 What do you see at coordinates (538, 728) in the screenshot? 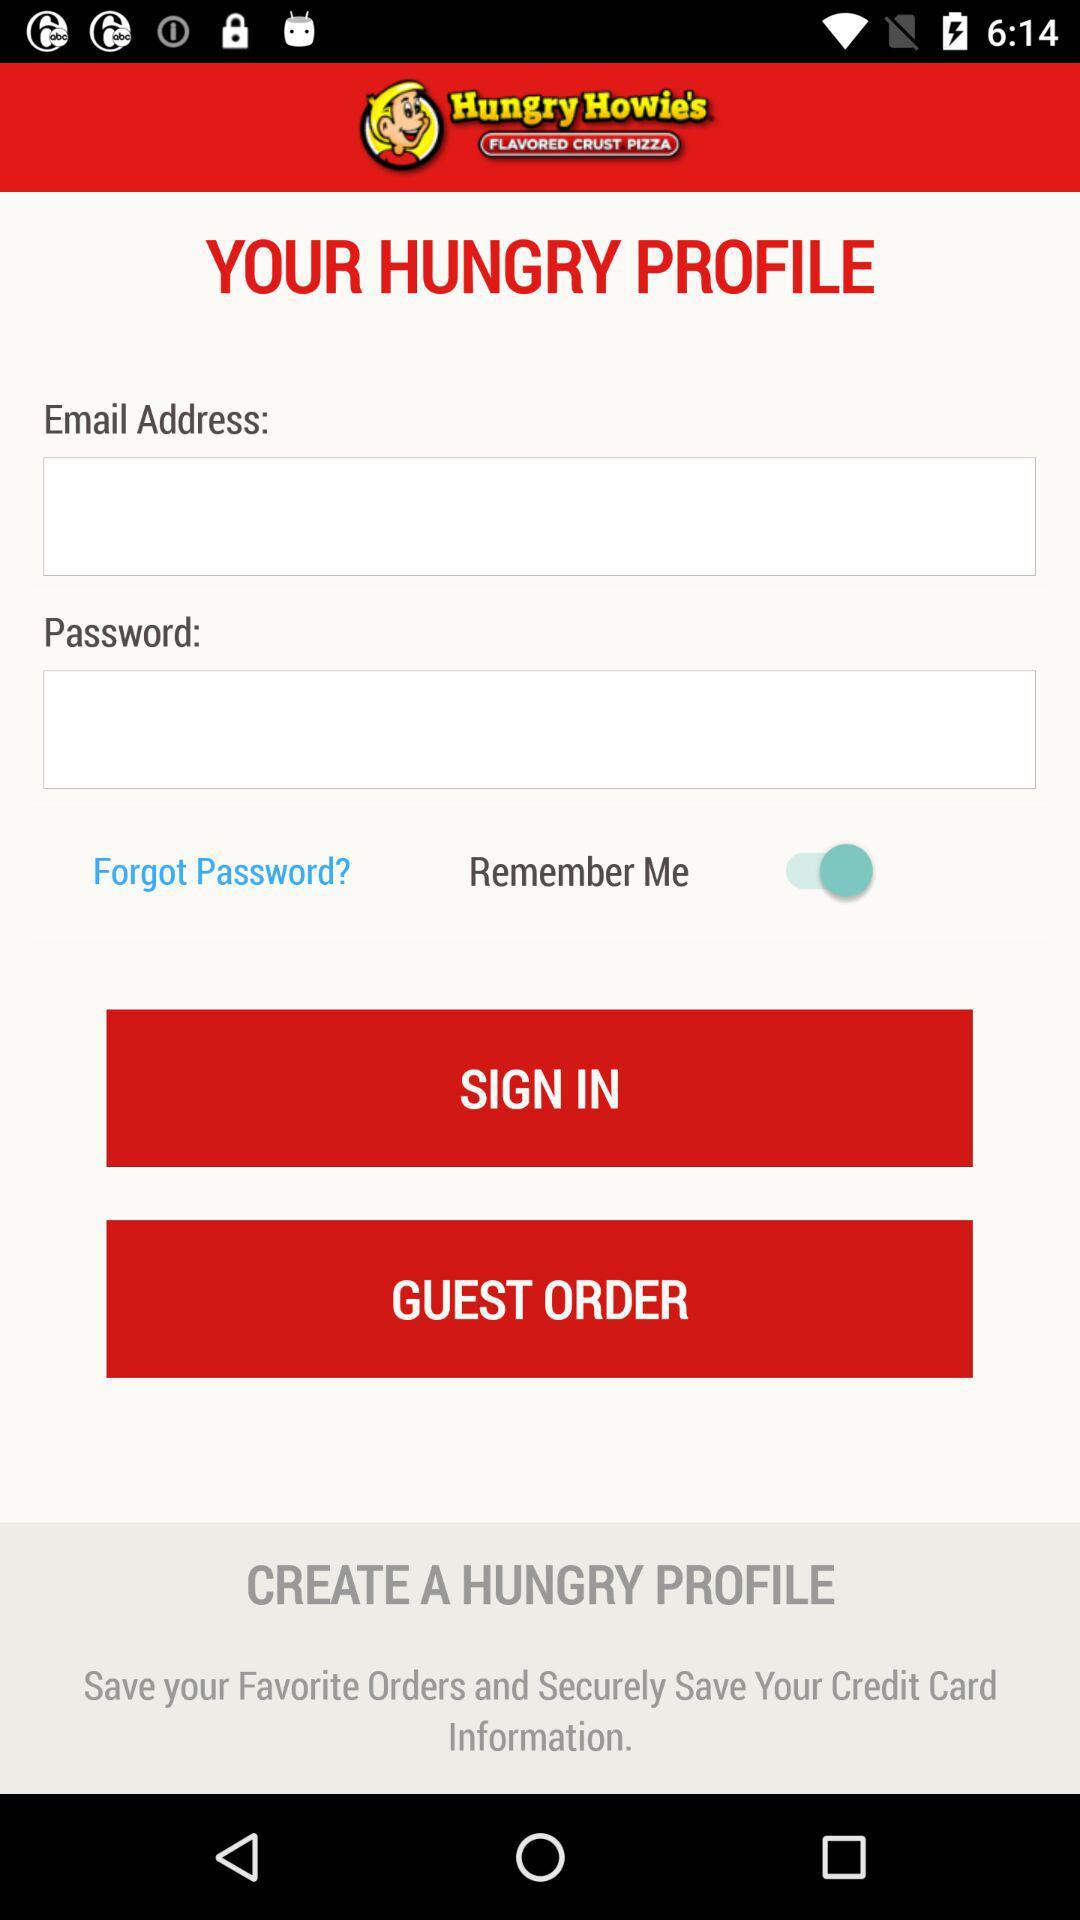
I see `which text area contains password` at bounding box center [538, 728].